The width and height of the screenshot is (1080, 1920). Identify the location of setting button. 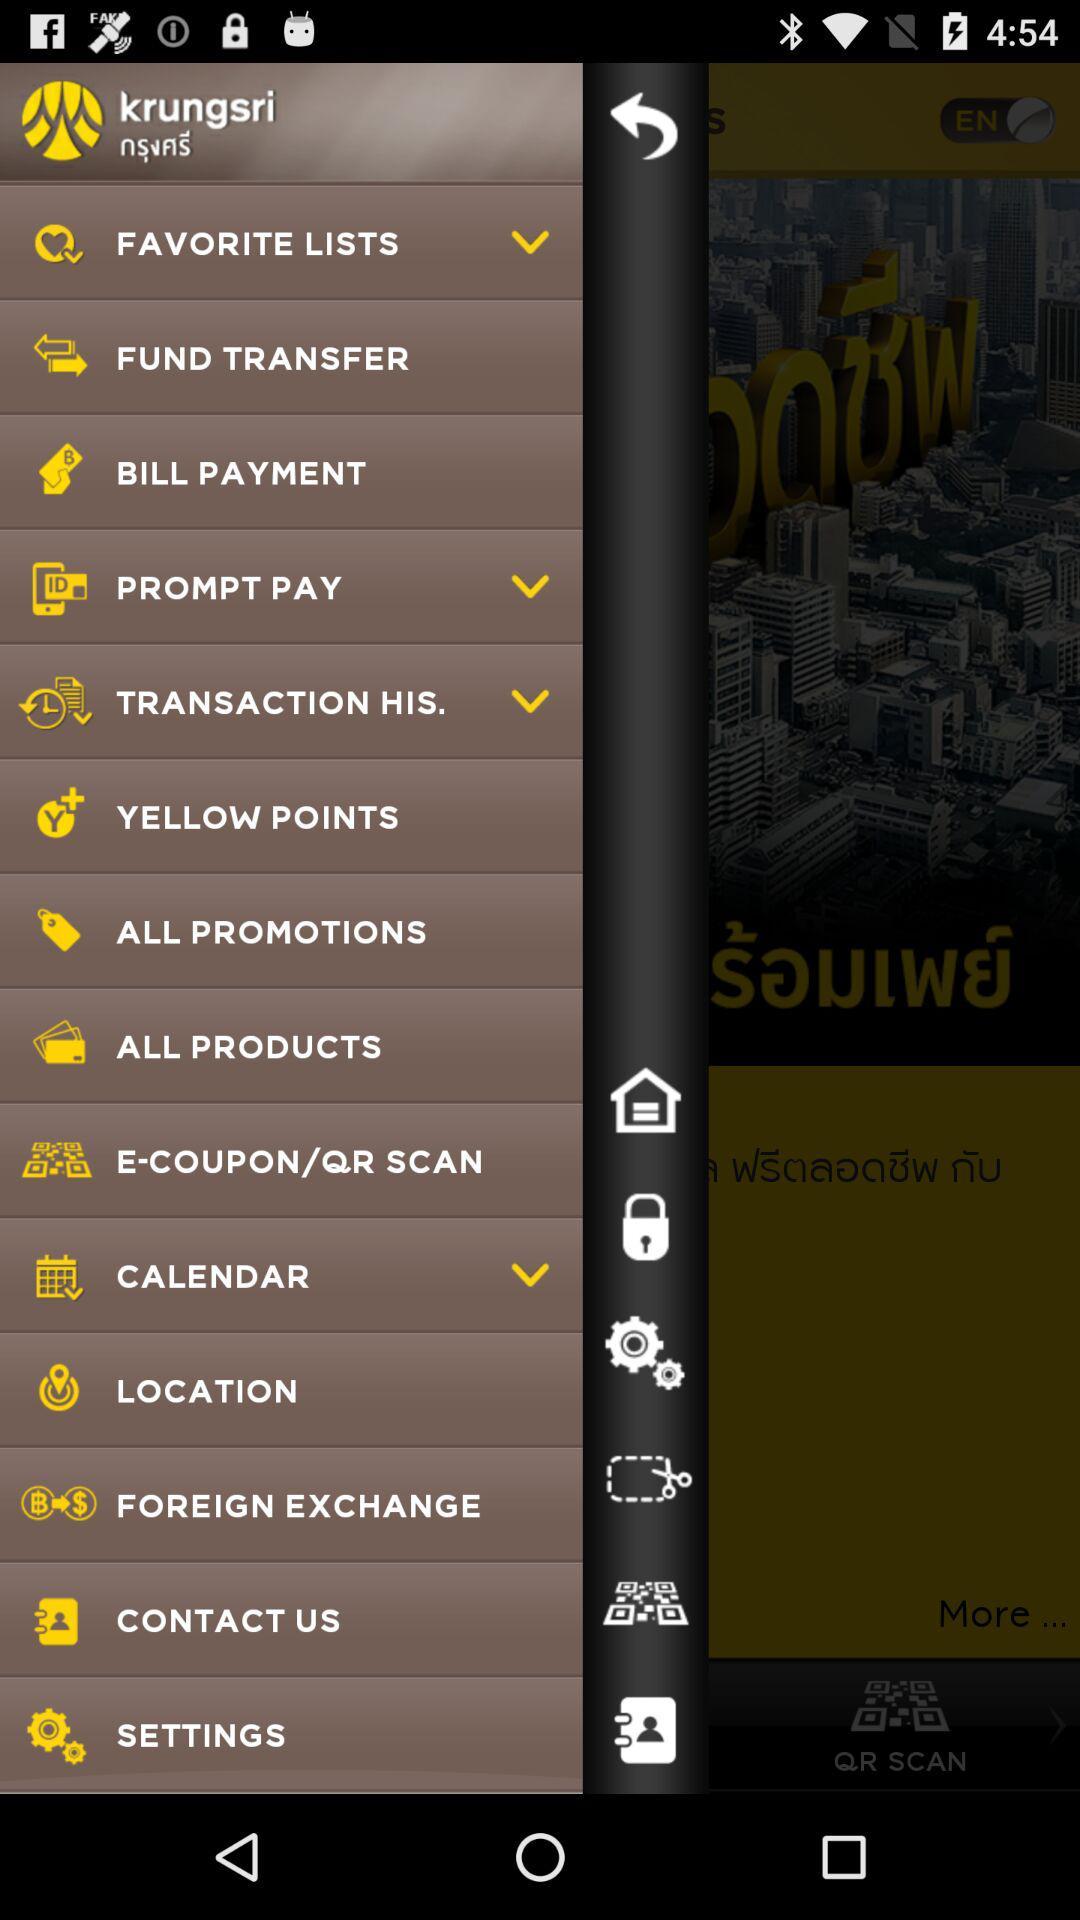
(645, 1353).